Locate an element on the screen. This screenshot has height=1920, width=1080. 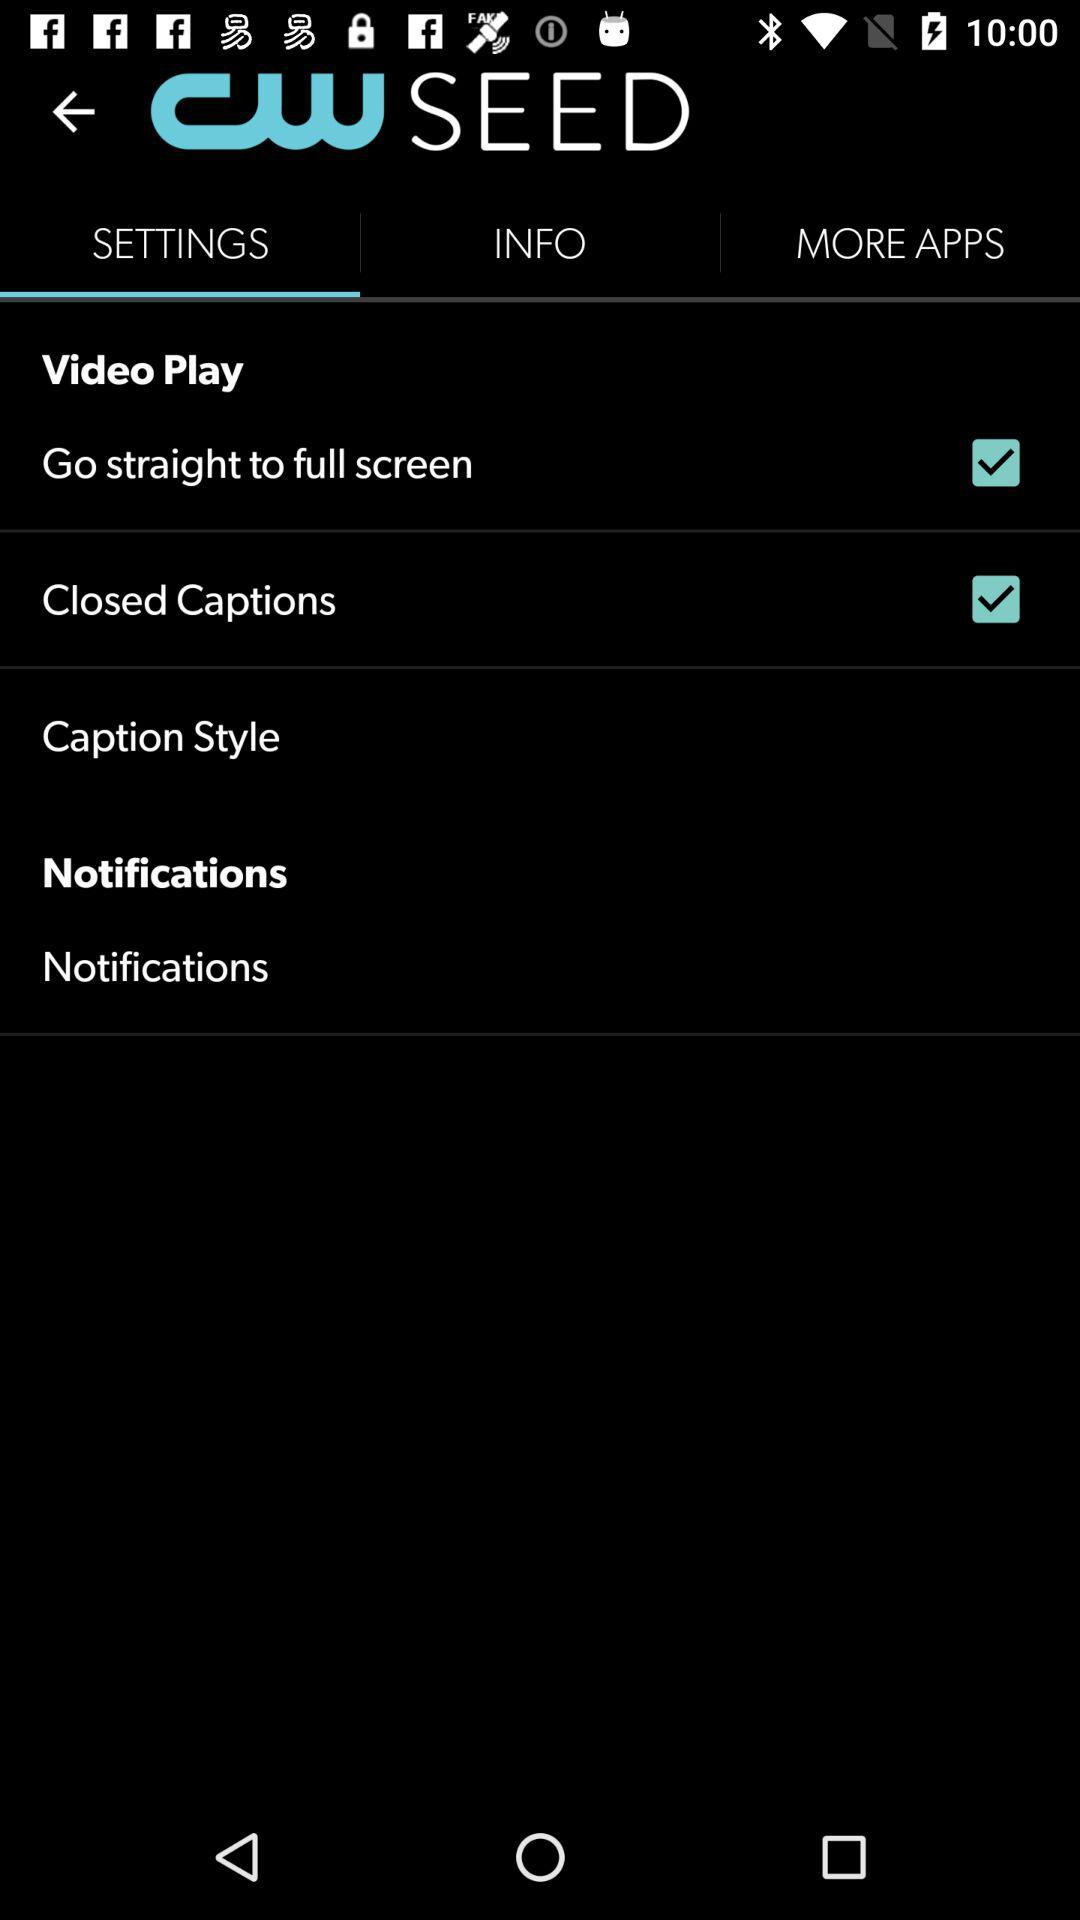
the icon above settings icon is located at coordinates (72, 110).